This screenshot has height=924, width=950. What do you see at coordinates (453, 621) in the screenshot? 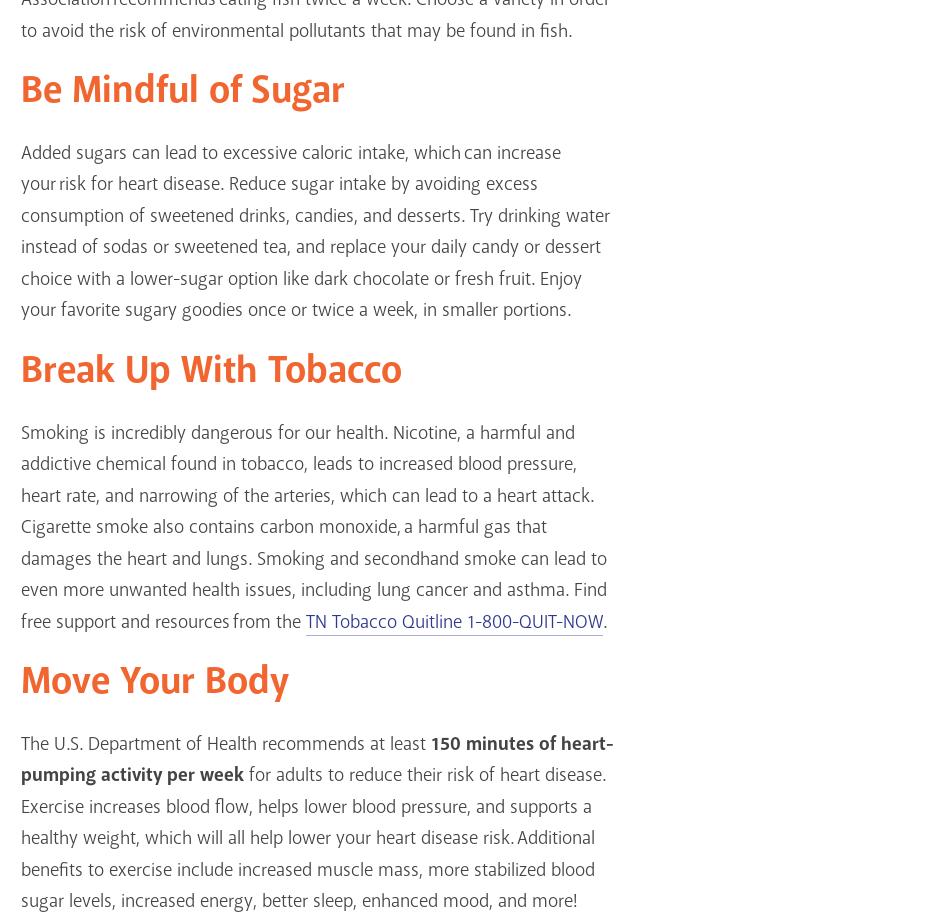
I see `'TN Tobacco Quitline 1-800-QUIT-NOW'` at bounding box center [453, 621].